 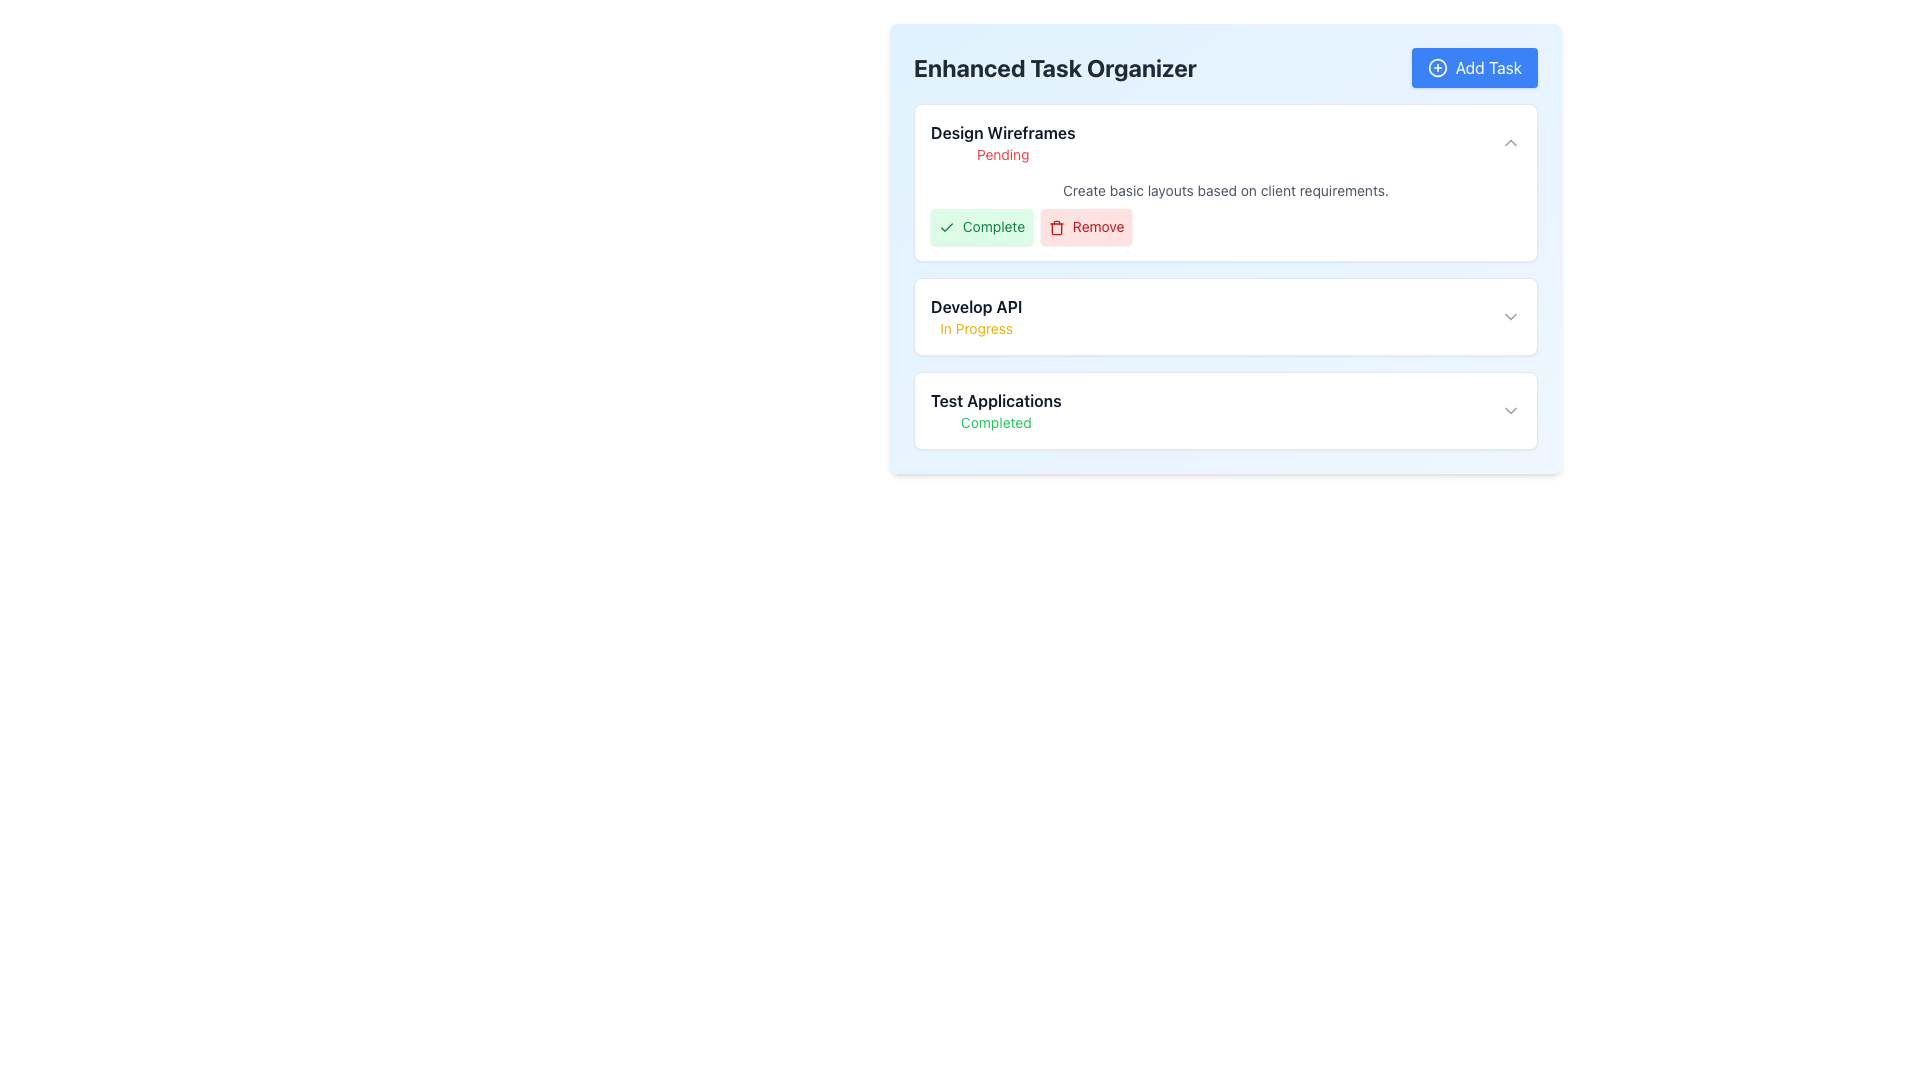 What do you see at coordinates (1224, 191) in the screenshot?
I see `the Text Label that provides context for the task 'Design Wireframes', positioned beneath the title and above the 'Complete' and 'Remove' buttons` at bounding box center [1224, 191].